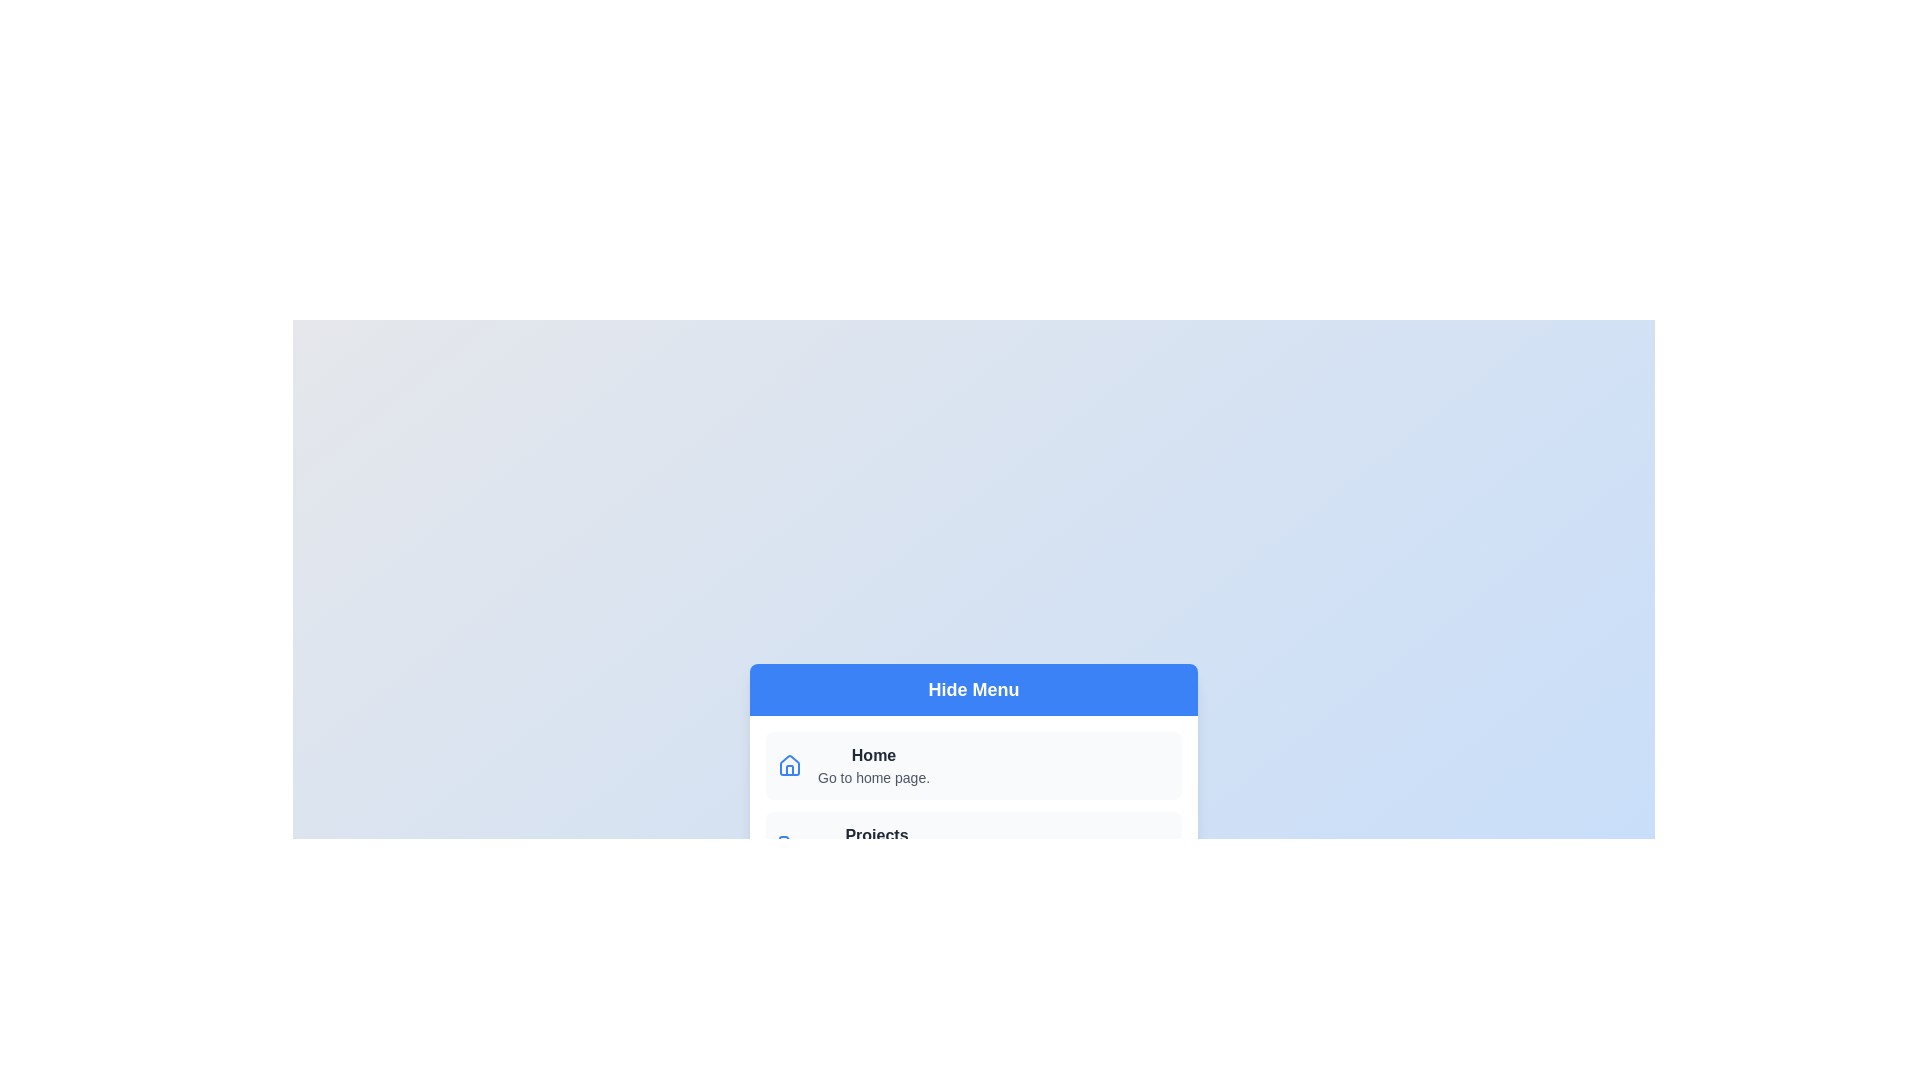 This screenshot has height=1080, width=1920. Describe the element at coordinates (974, 845) in the screenshot. I see `the menu item labeled Projects` at that location.